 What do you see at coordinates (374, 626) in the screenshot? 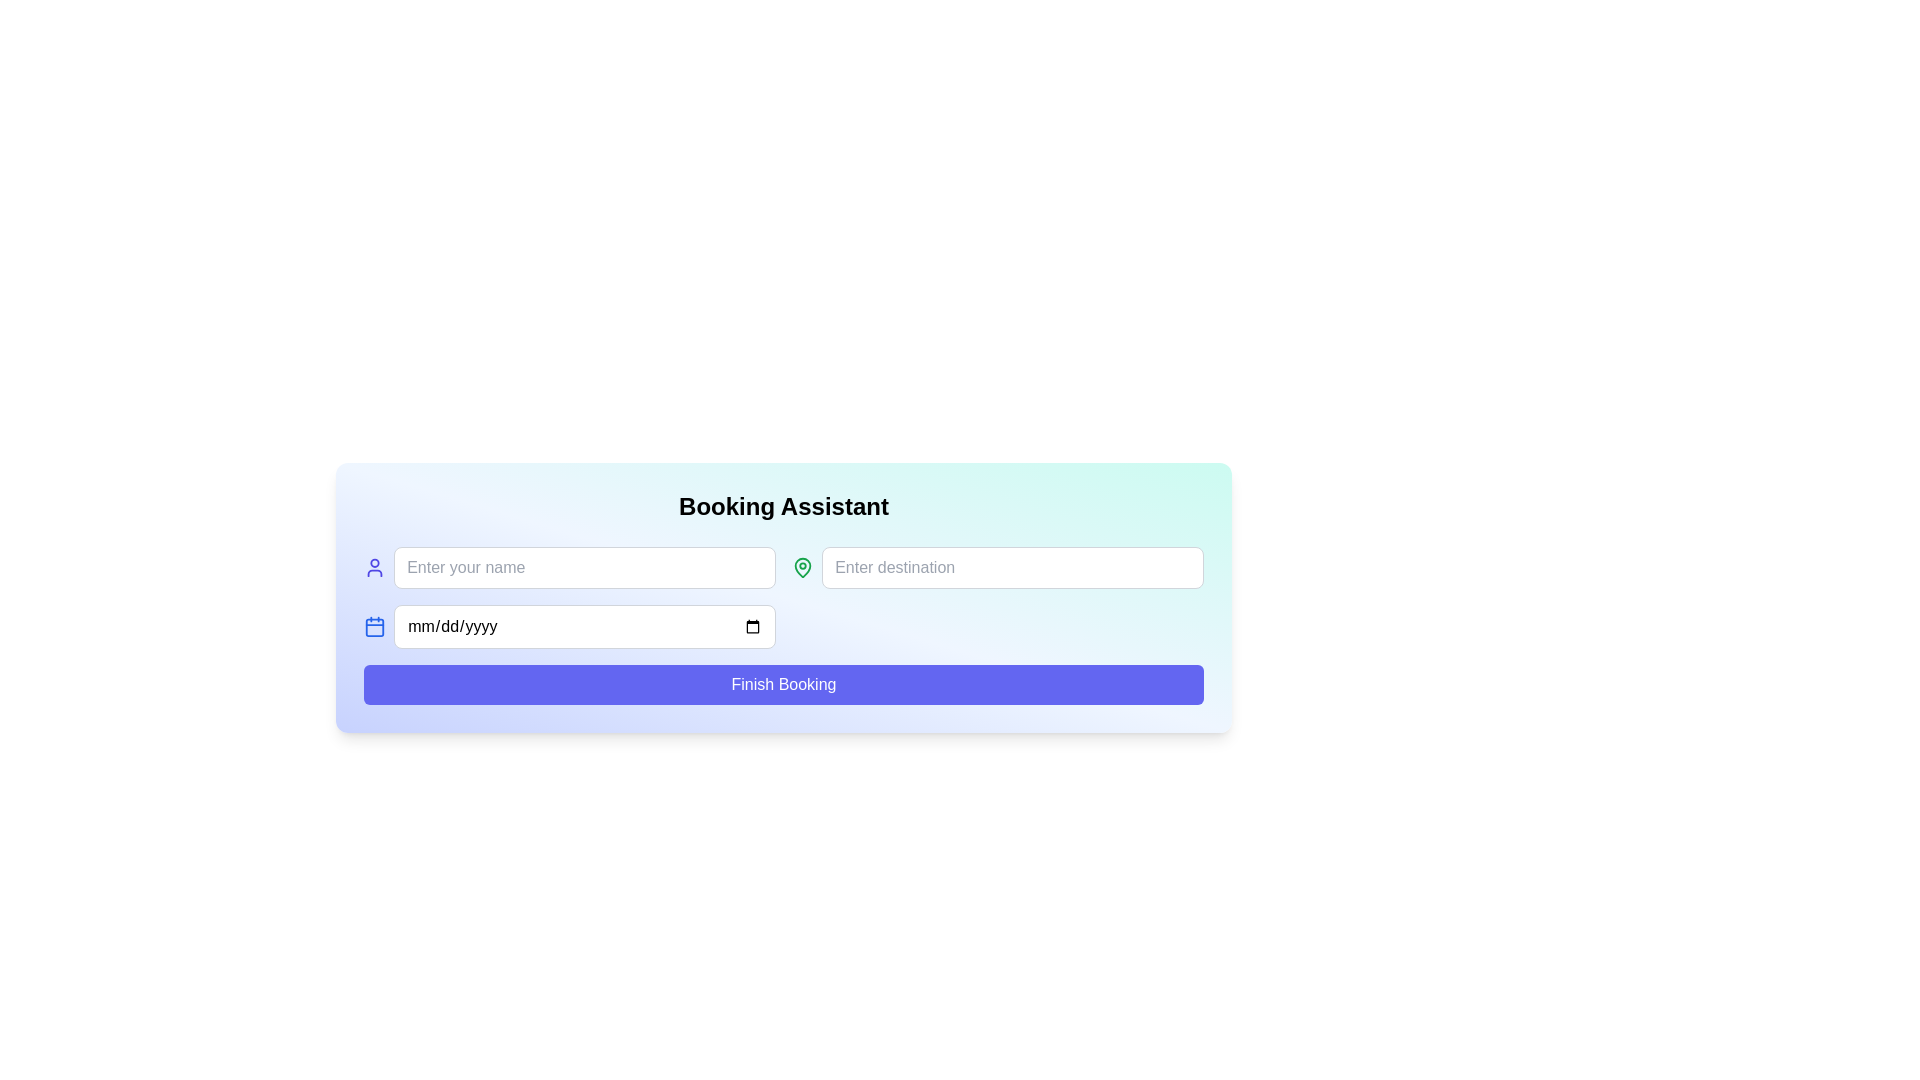
I see `the informative icon positioned to the left of the 'mm/dd/yyyy' date input field, which serves as a visual aid for the field's purpose` at bounding box center [374, 626].